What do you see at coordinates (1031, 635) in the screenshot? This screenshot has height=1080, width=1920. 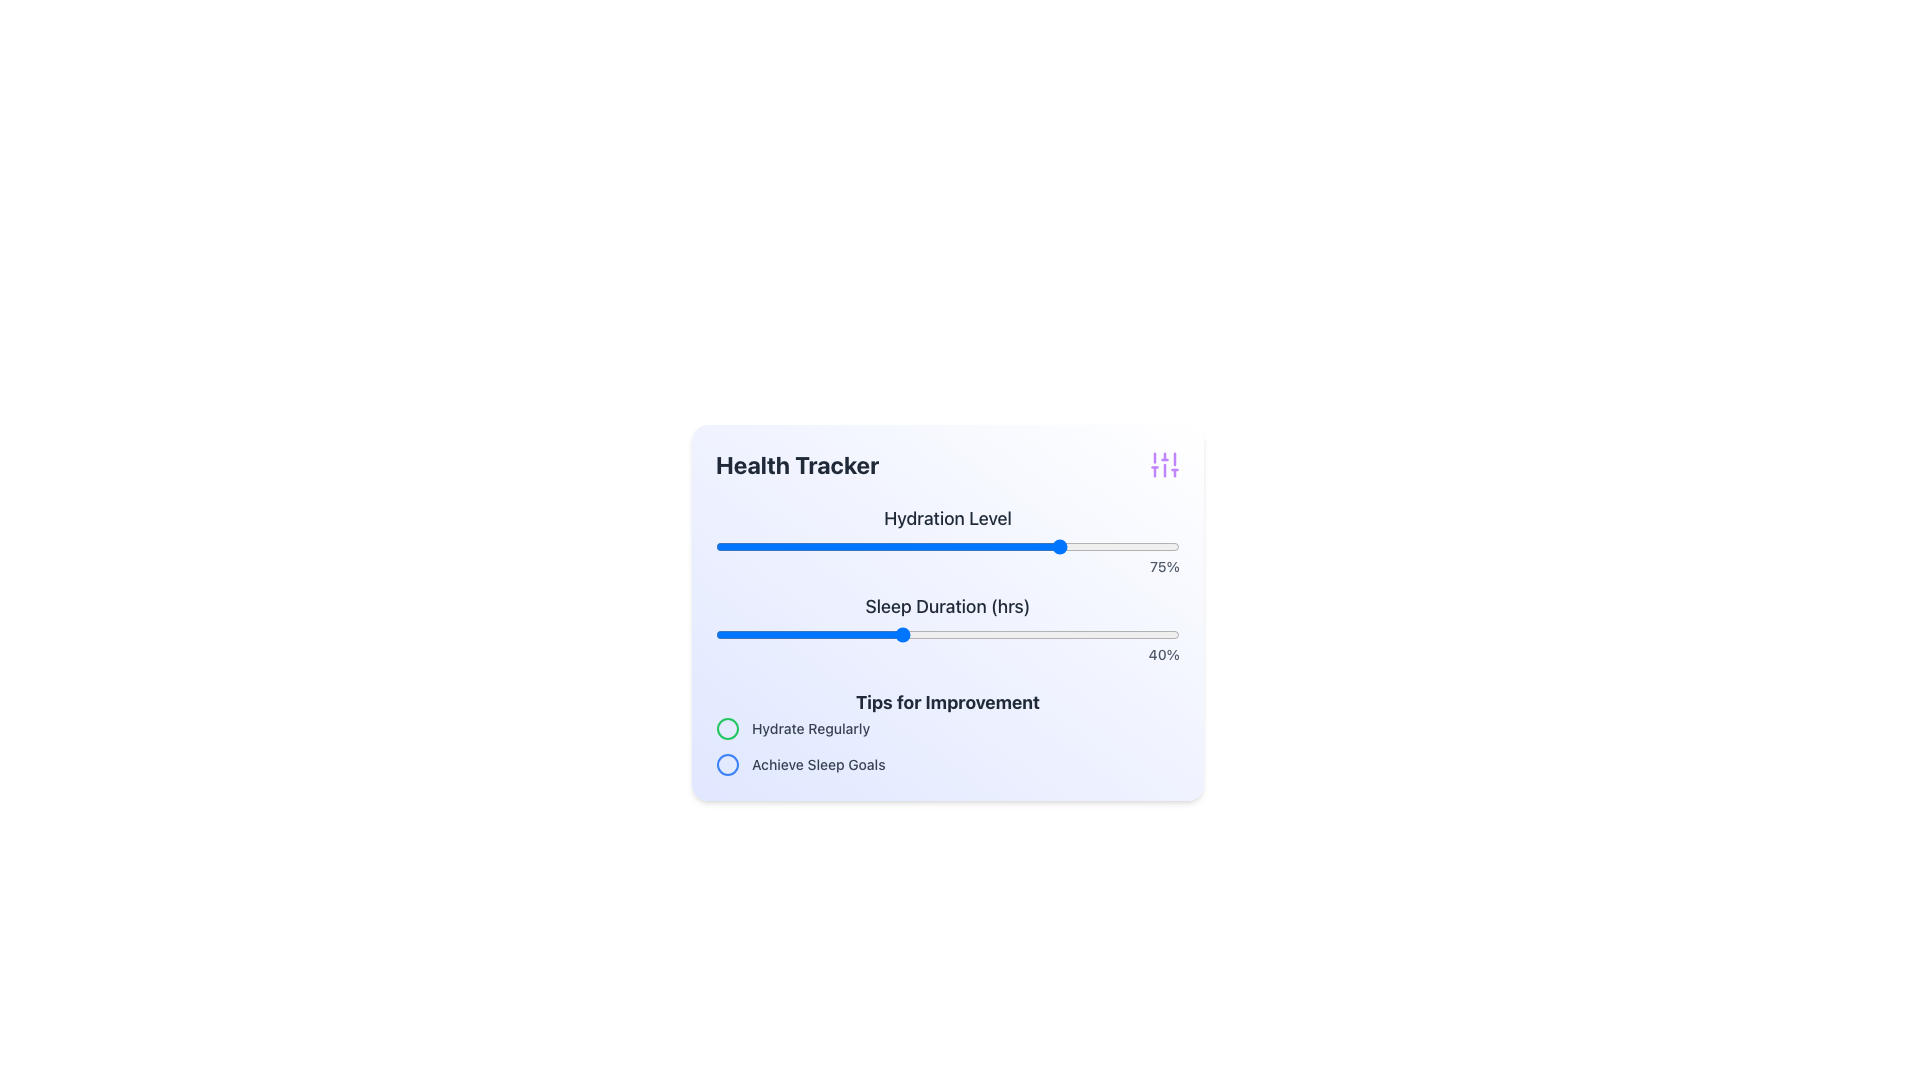 I see `the sleep duration` at bounding box center [1031, 635].